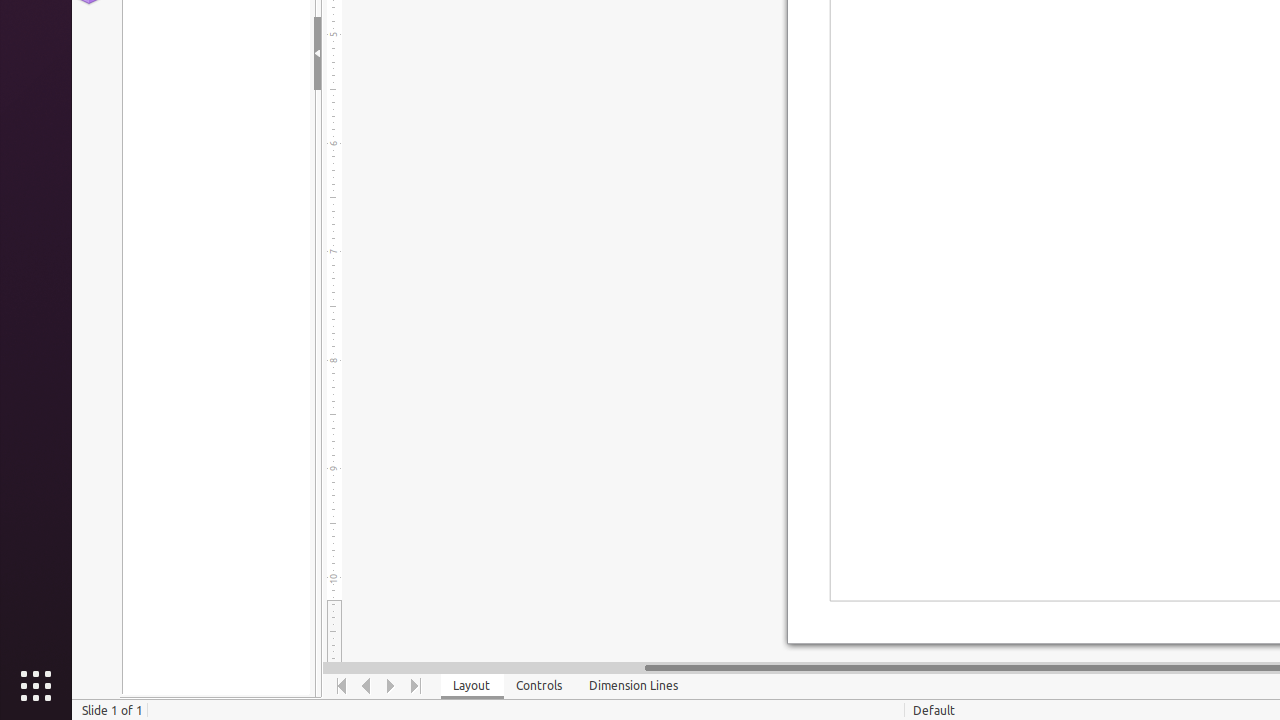  Describe the element at coordinates (415, 685) in the screenshot. I see `'Move To End'` at that location.